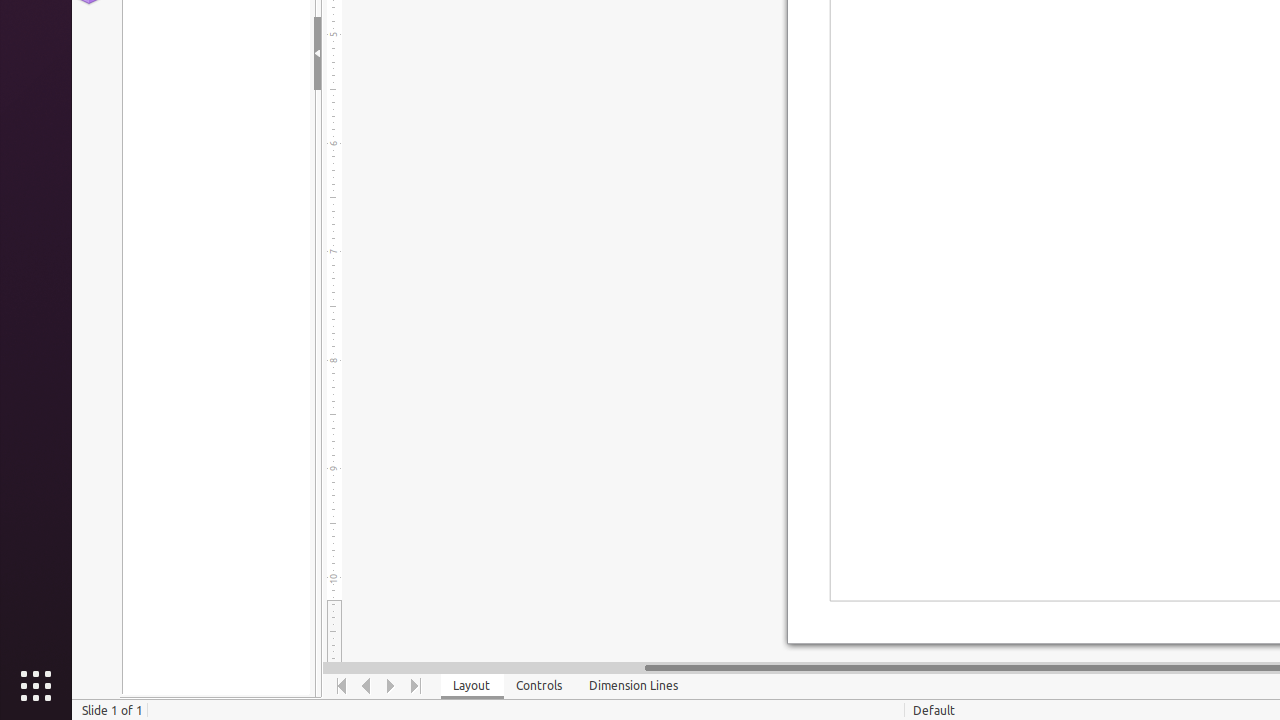  Describe the element at coordinates (415, 685) in the screenshot. I see `'Move To End'` at that location.